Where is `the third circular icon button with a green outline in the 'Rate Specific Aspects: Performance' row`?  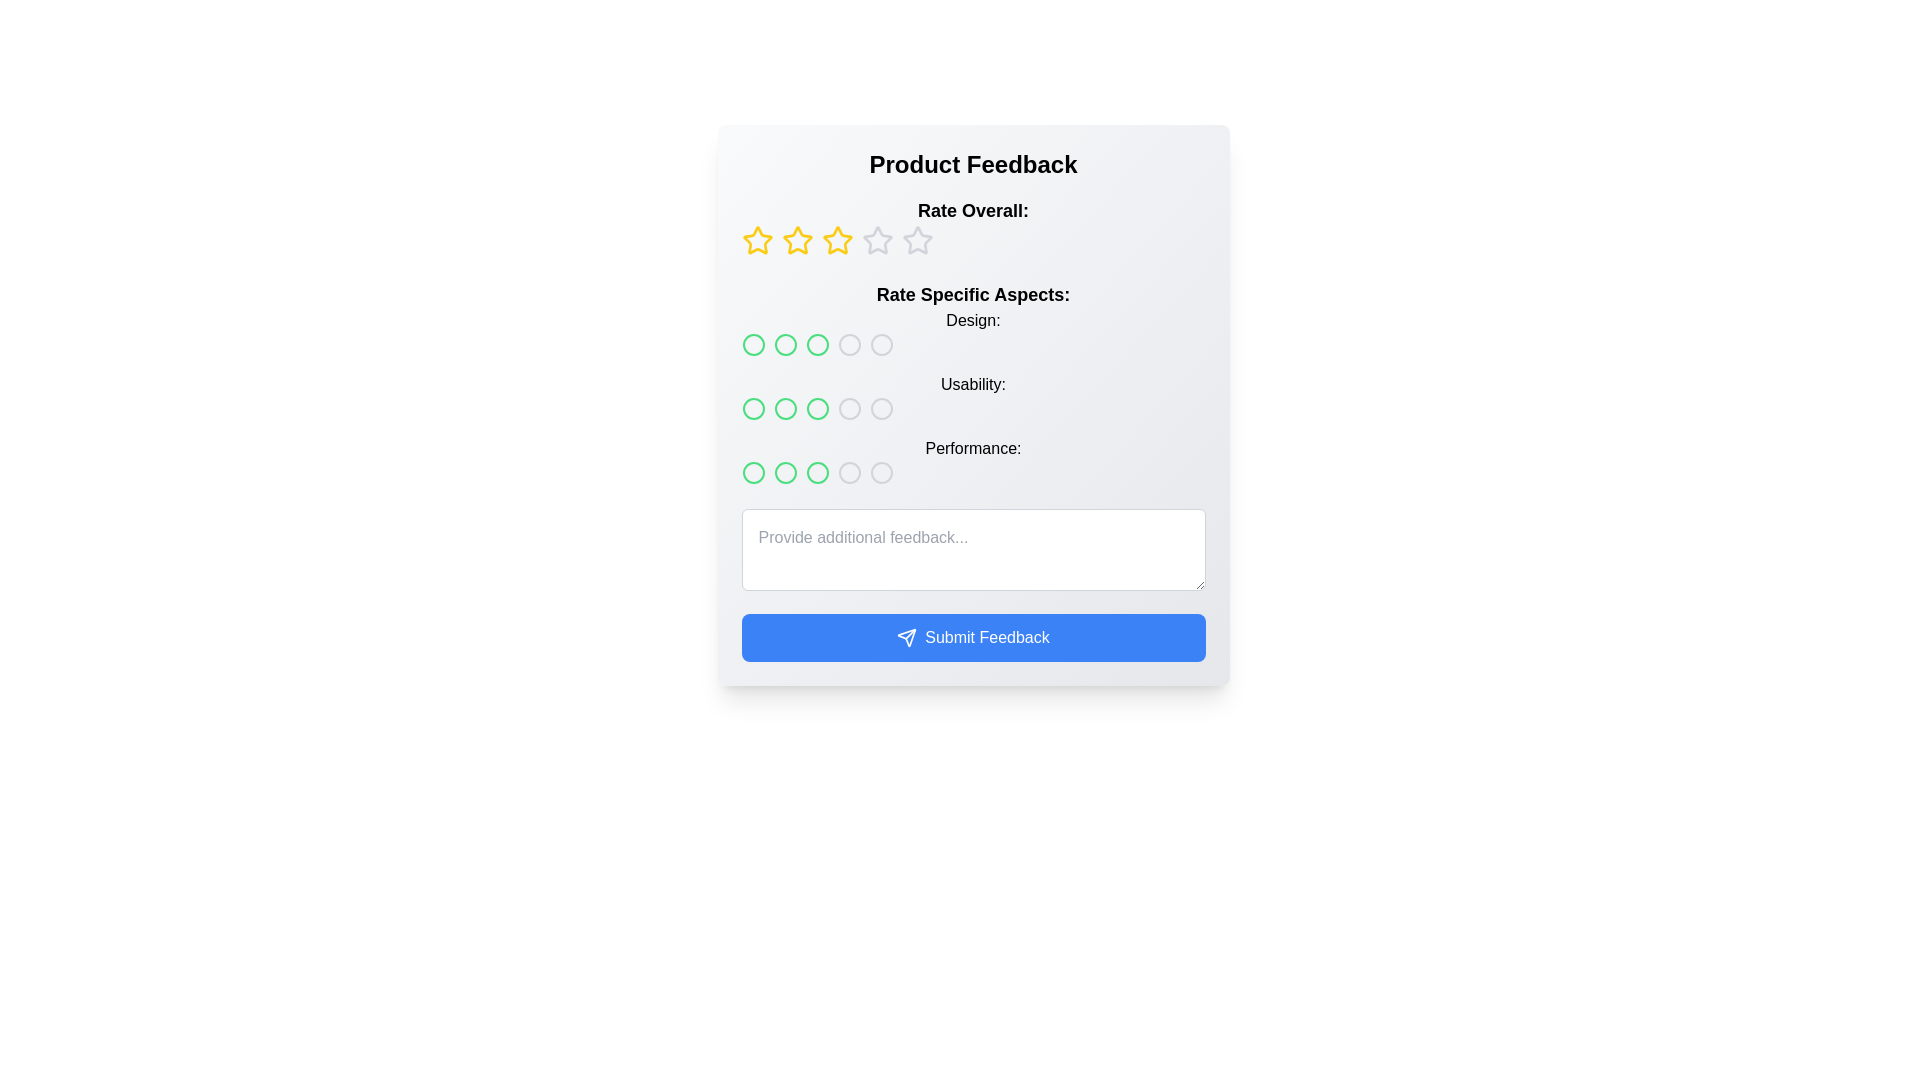 the third circular icon button with a green outline in the 'Rate Specific Aspects: Performance' row is located at coordinates (784, 473).